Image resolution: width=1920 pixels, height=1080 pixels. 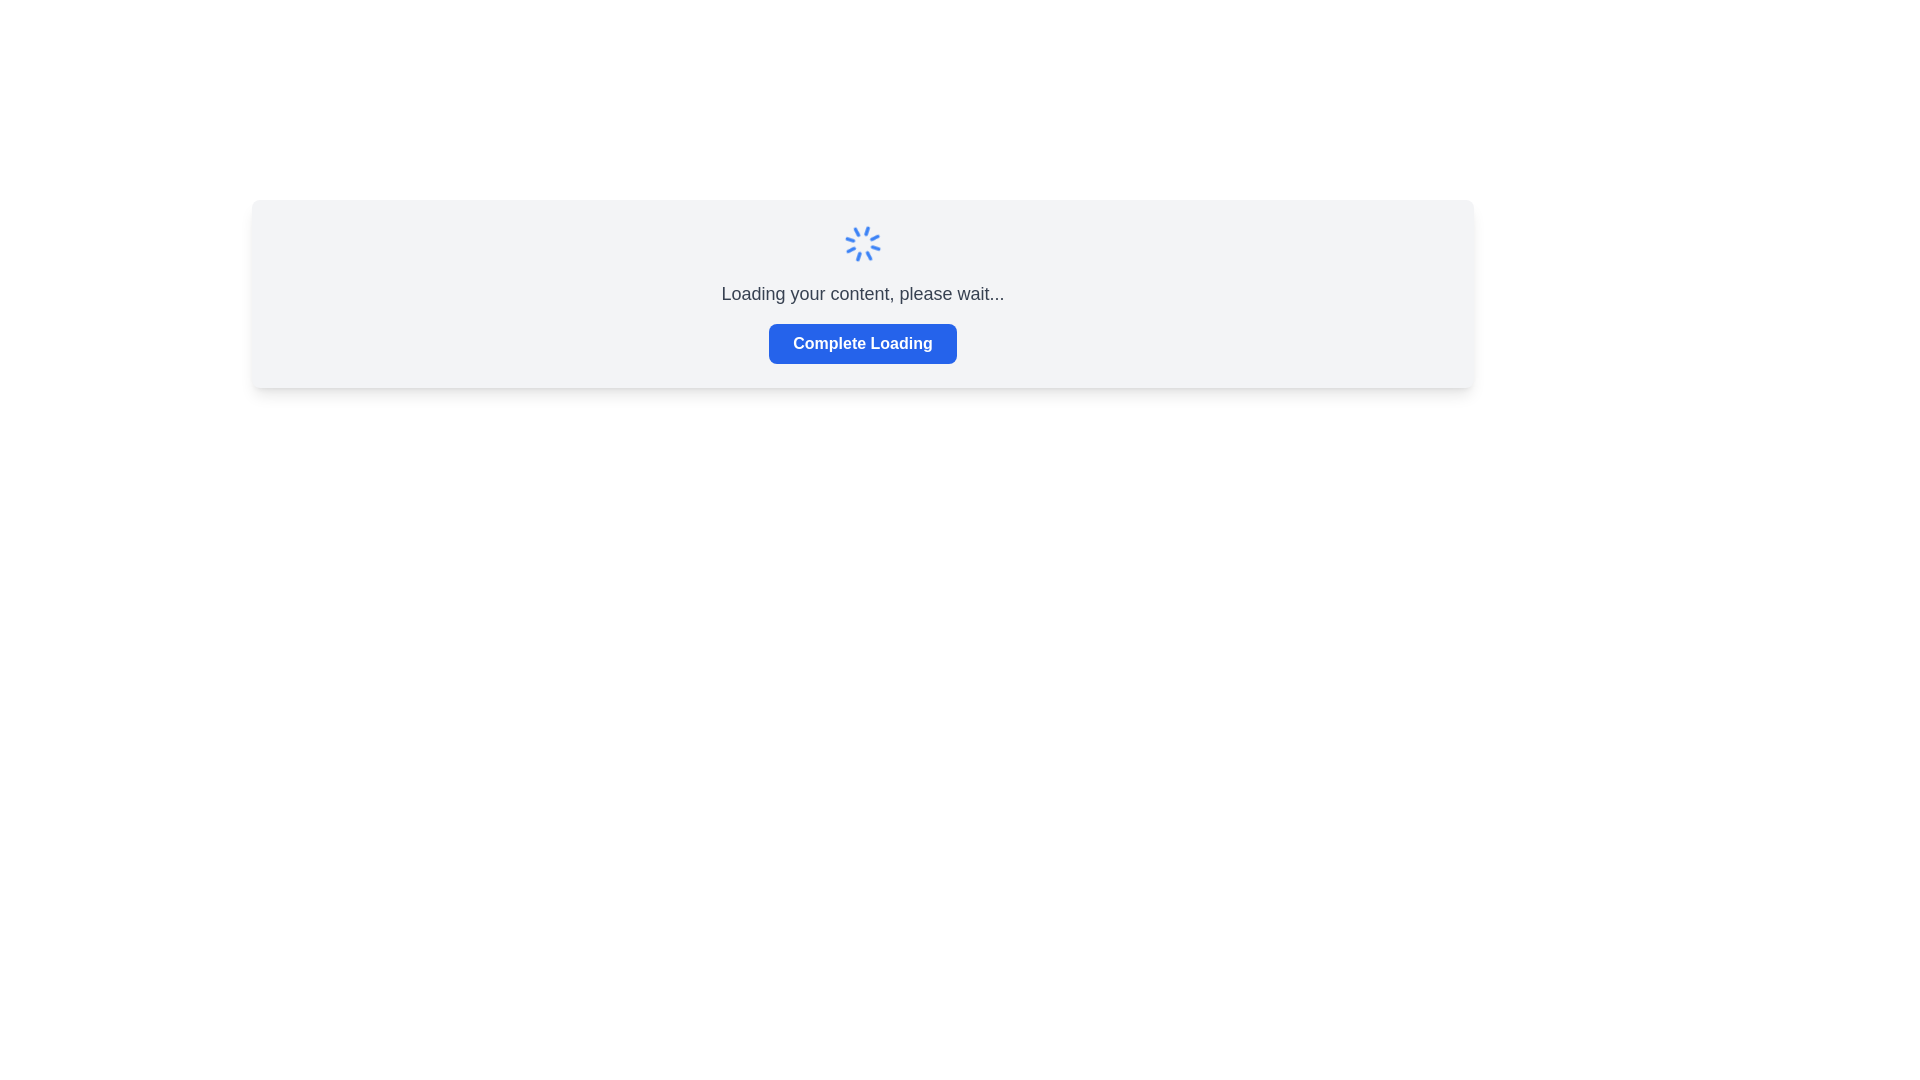 What do you see at coordinates (863, 293) in the screenshot?
I see `loading message displayed in the Loading indicator section, which shows the text 'Loading your content, please wait...' above the button 'Complete Loading'` at bounding box center [863, 293].